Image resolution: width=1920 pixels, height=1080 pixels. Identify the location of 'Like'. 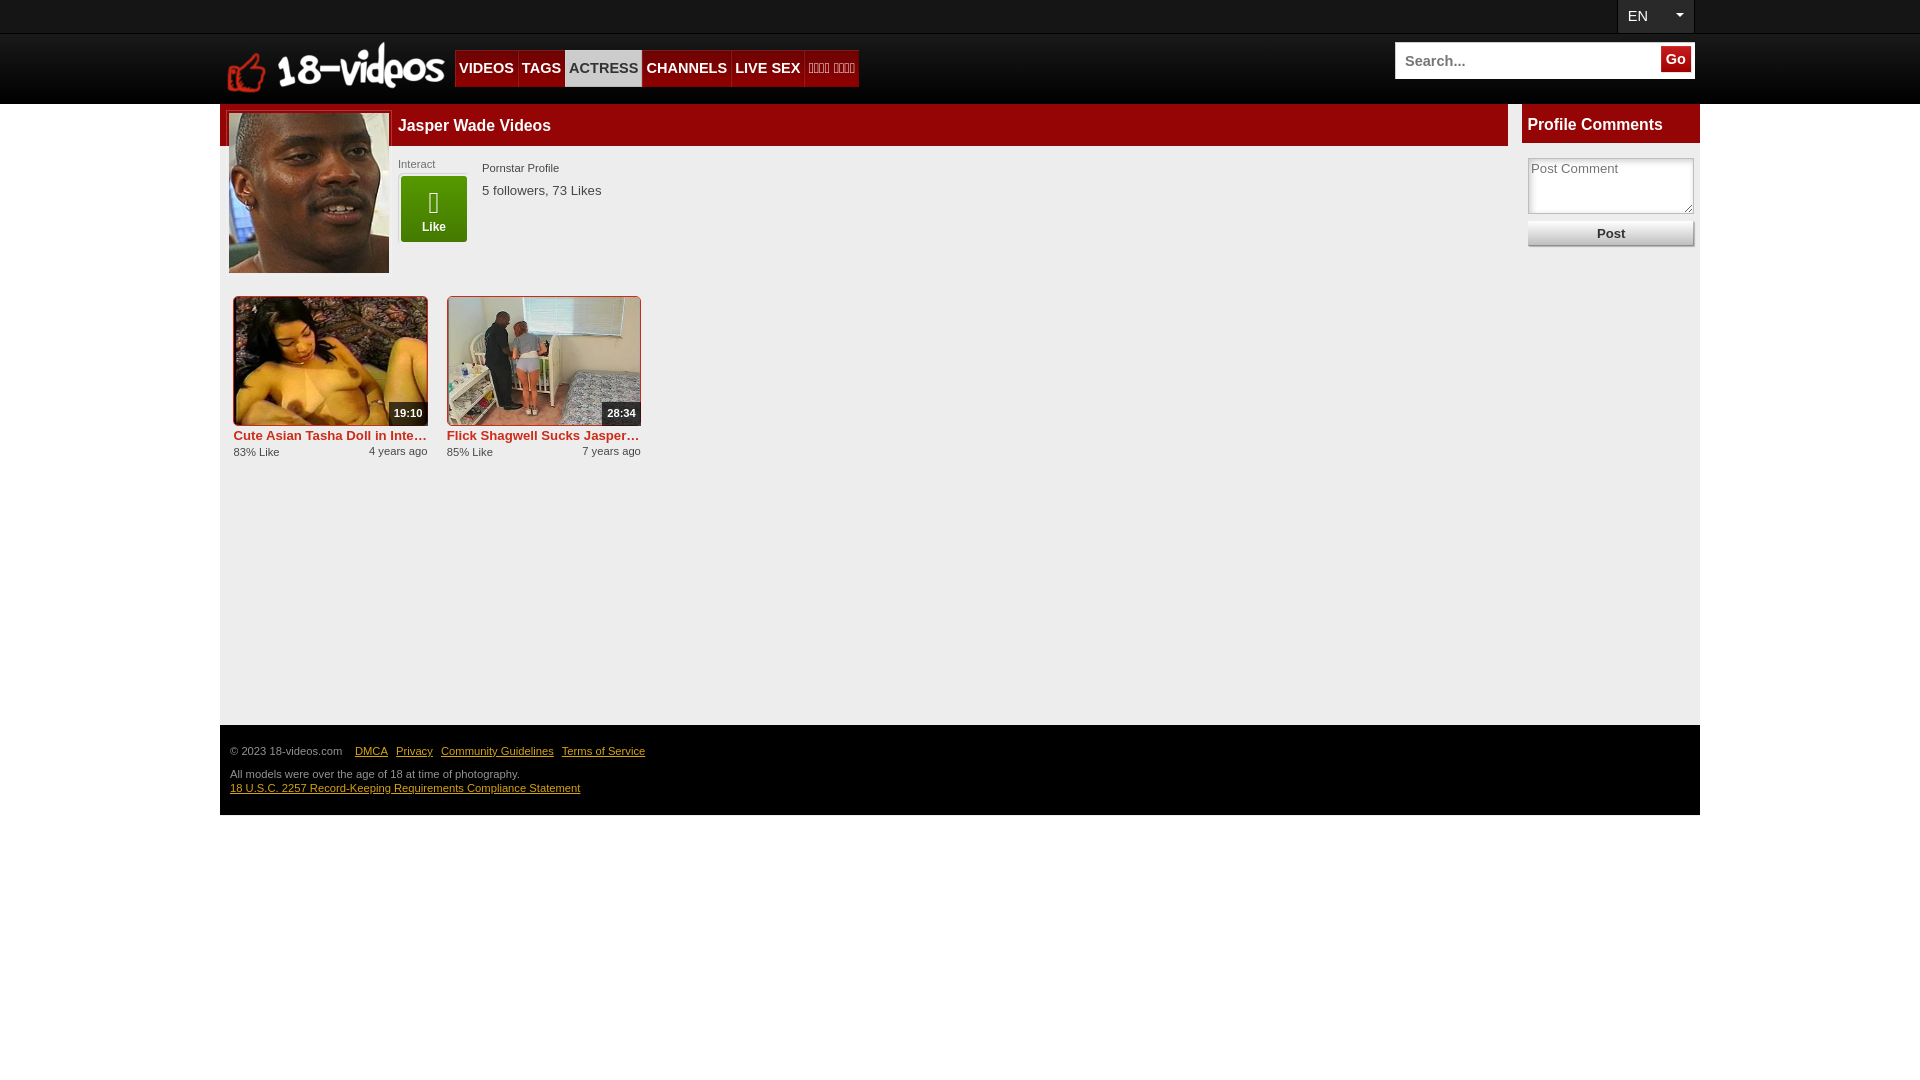
(432, 208).